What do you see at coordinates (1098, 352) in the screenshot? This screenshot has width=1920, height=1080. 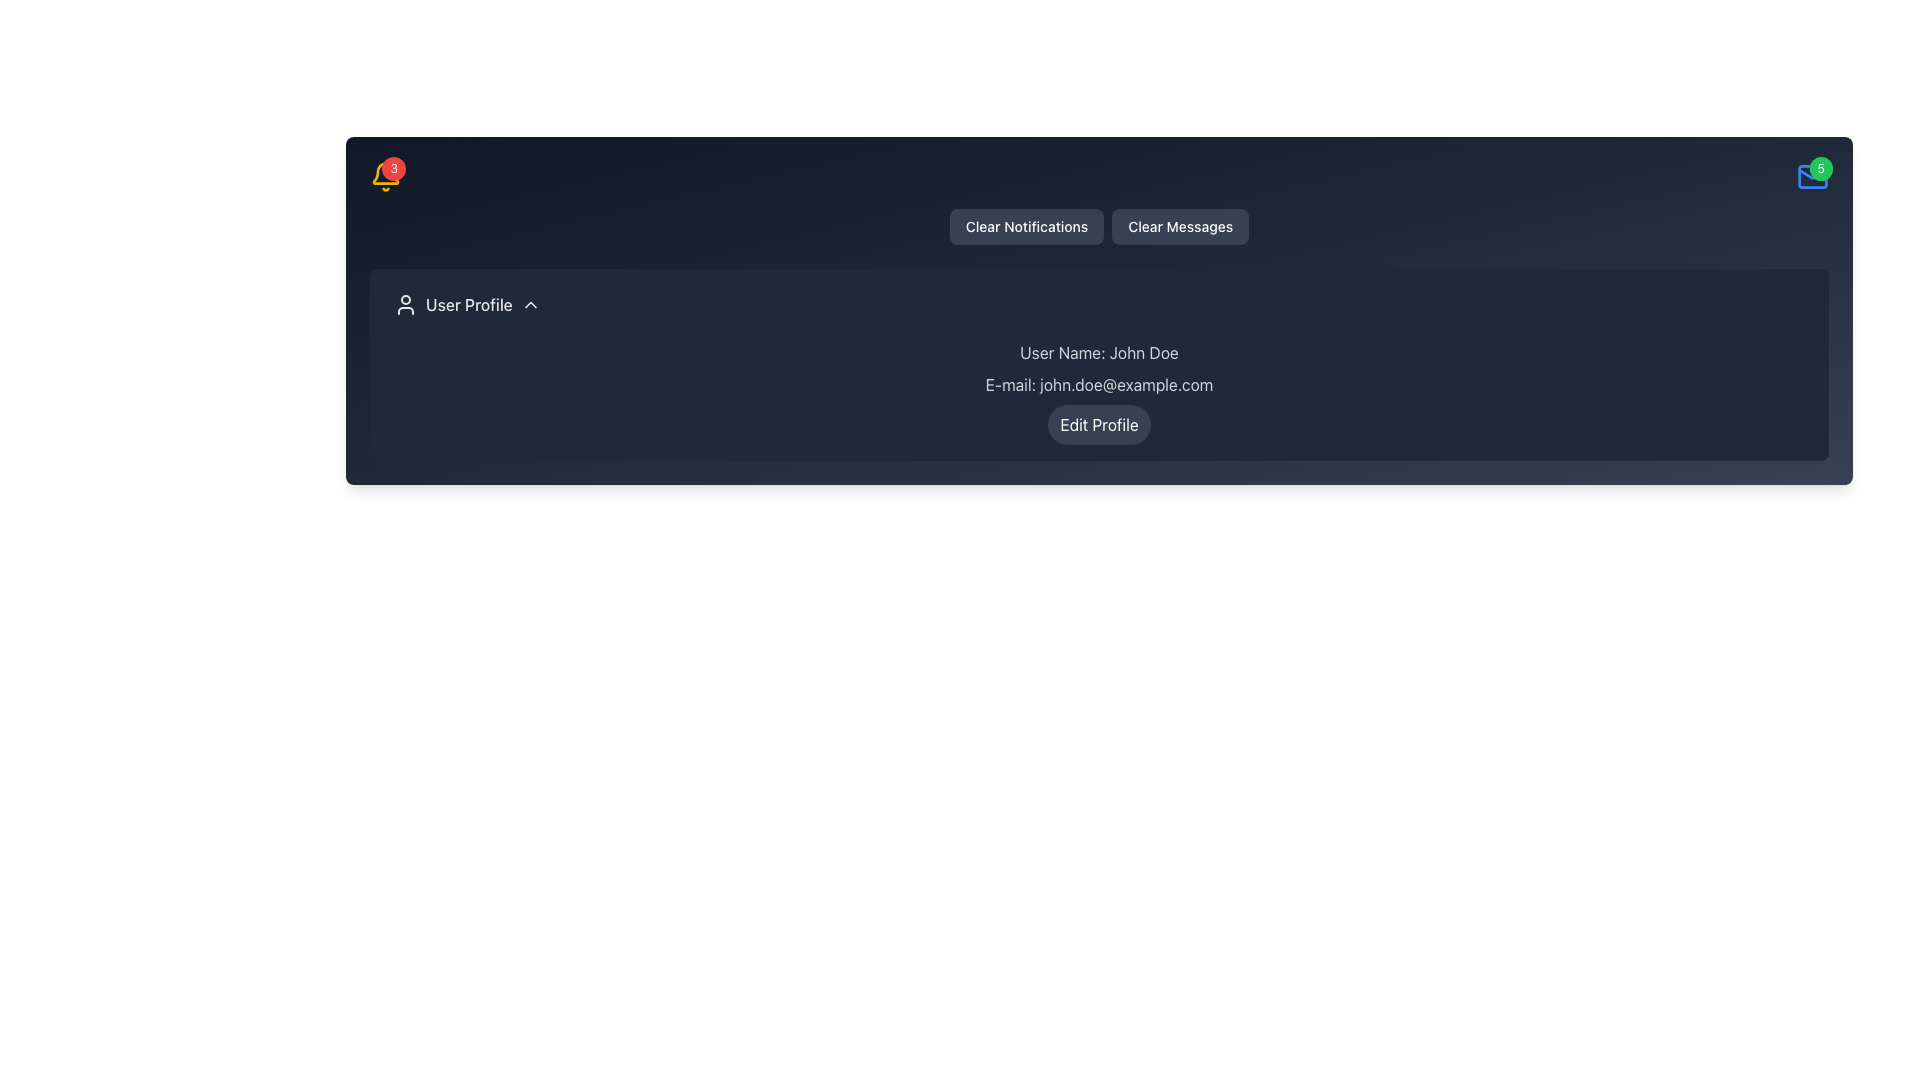 I see `static text element displaying the user's name, located above the email and below the edit profile button` at bounding box center [1098, 352].